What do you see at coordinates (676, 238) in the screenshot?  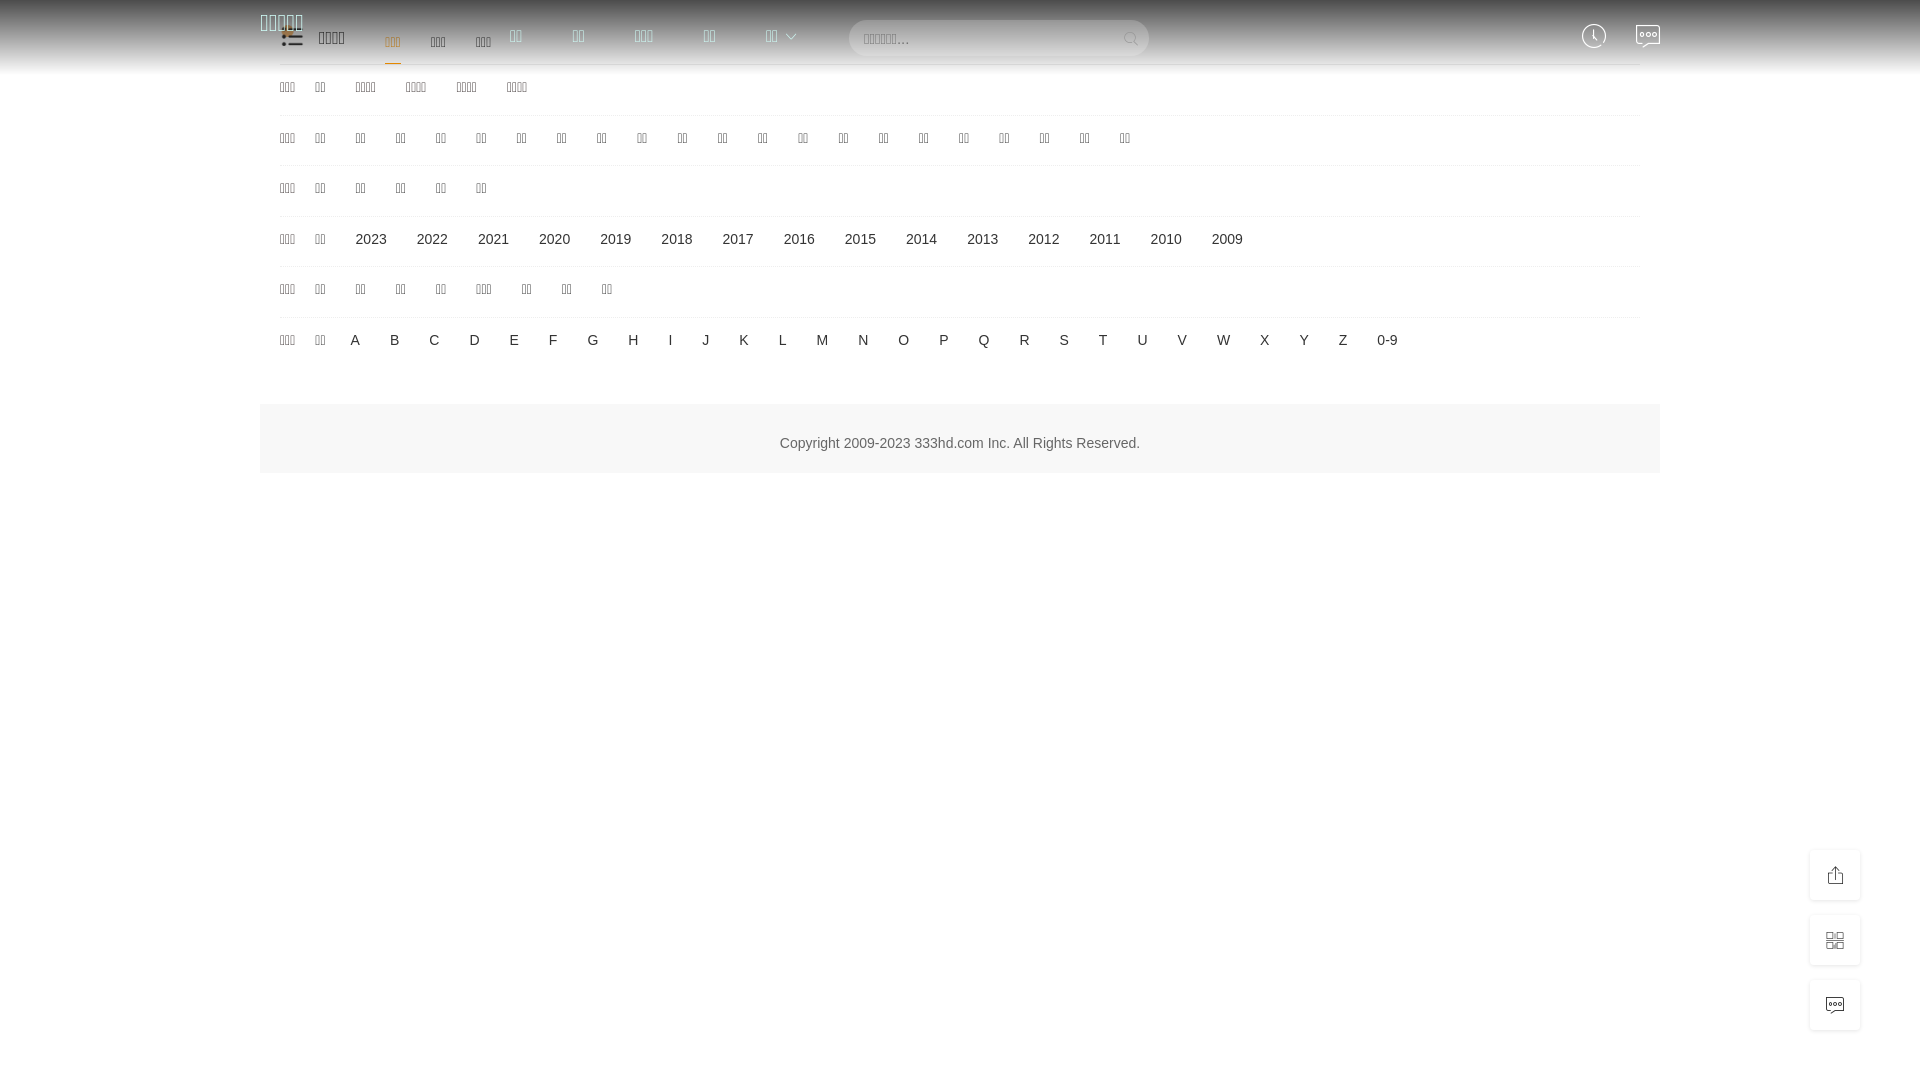 I see `'2018'` at bounding box center [676, 238].